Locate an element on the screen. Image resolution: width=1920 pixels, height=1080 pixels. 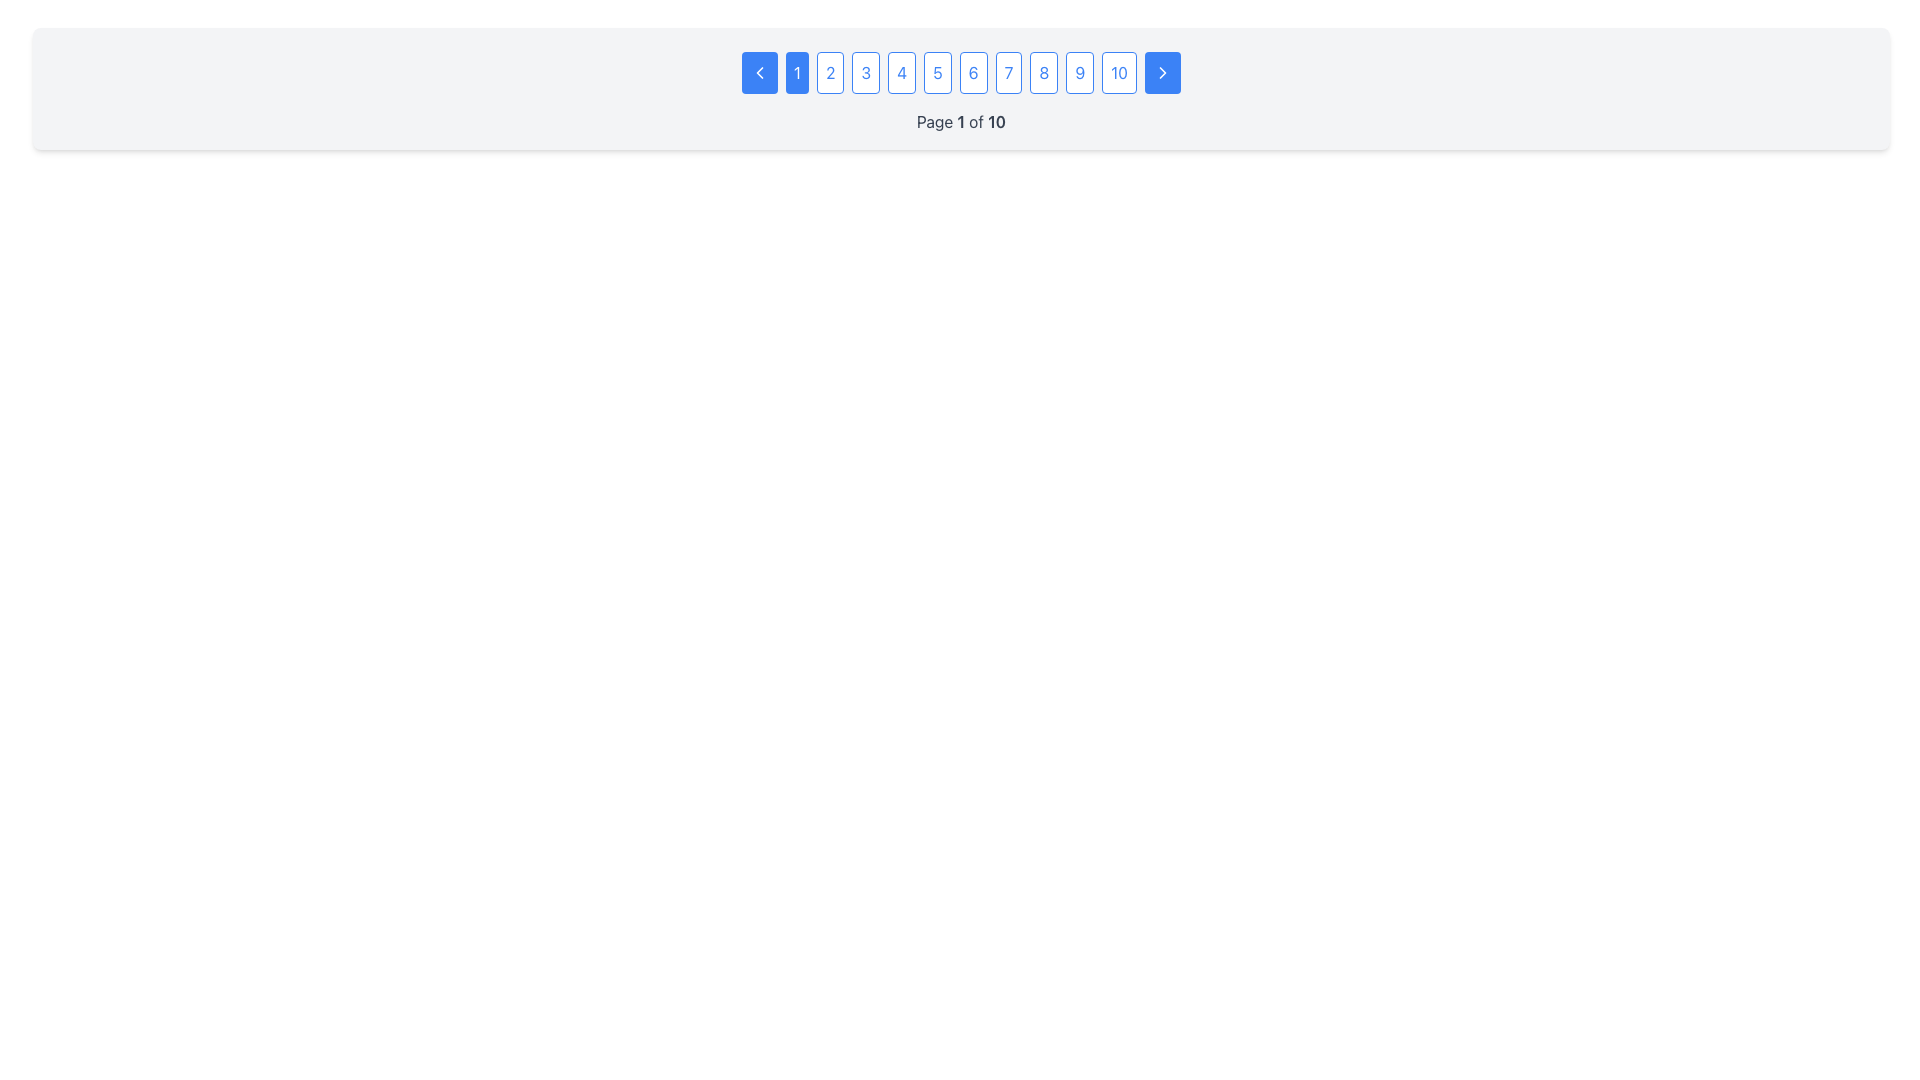
the rectangular button displaying the number '7' is located at coordinates (1008, 72).